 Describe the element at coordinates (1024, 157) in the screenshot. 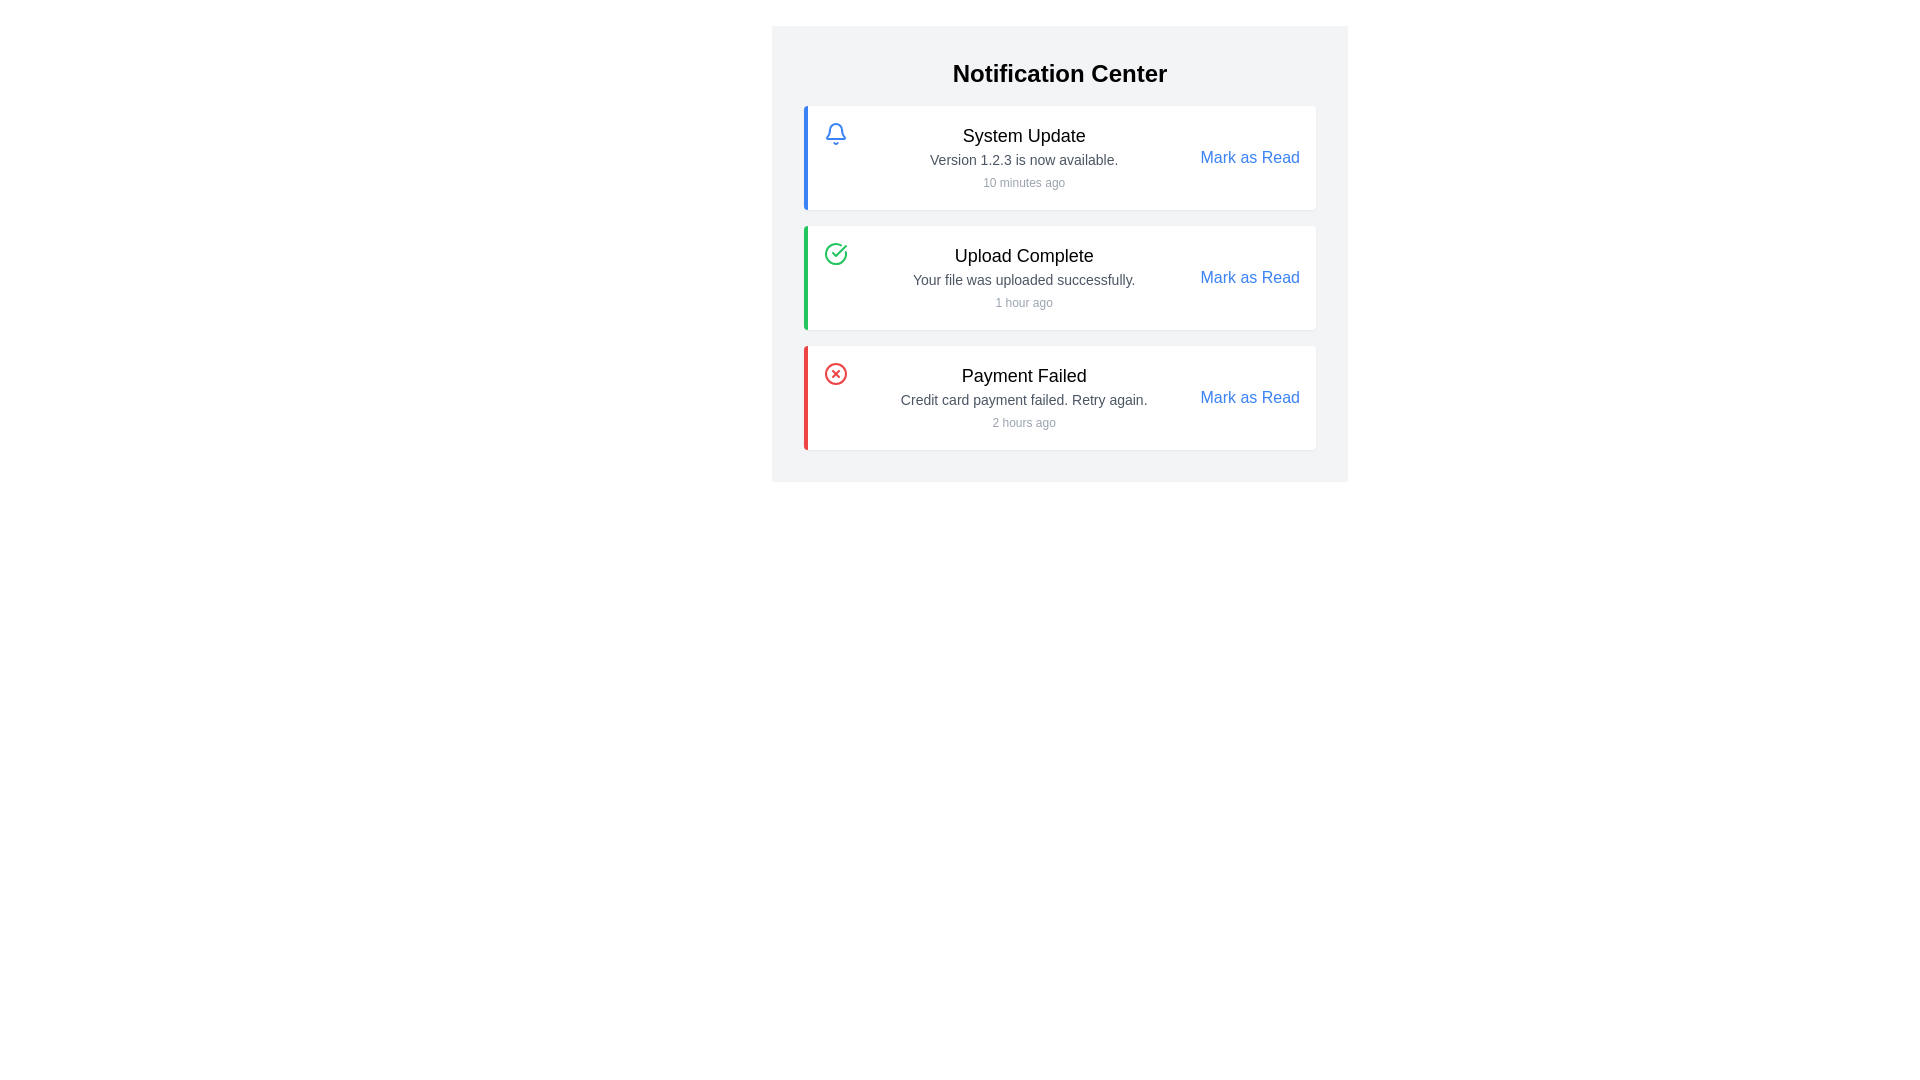

I see `text block containing 'System Update', 'Version 1.2.3 is now available.', and '10 minutes ago' to obtain information` at that location.